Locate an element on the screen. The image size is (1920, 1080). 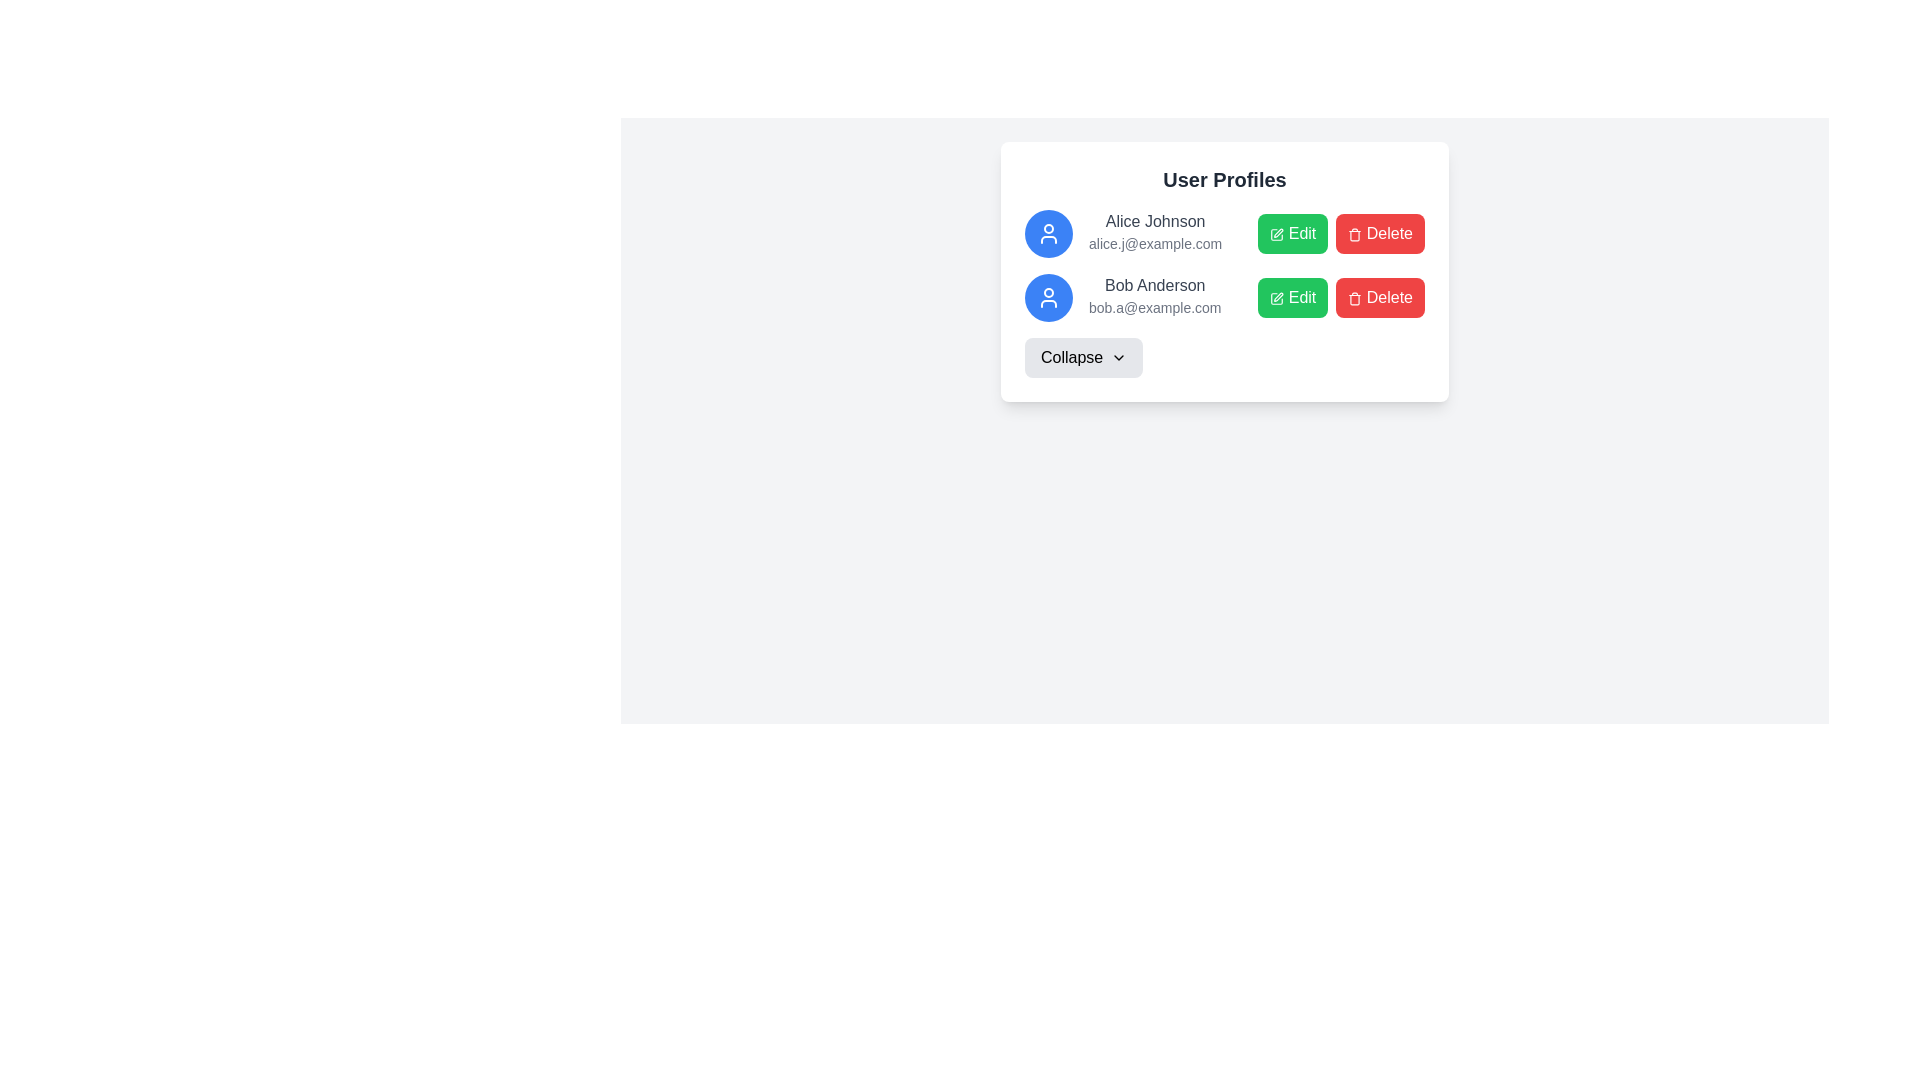
the downward-facing chevron-shaped icon next to the 'Collapse' button is located at coordinates (1118, 357).